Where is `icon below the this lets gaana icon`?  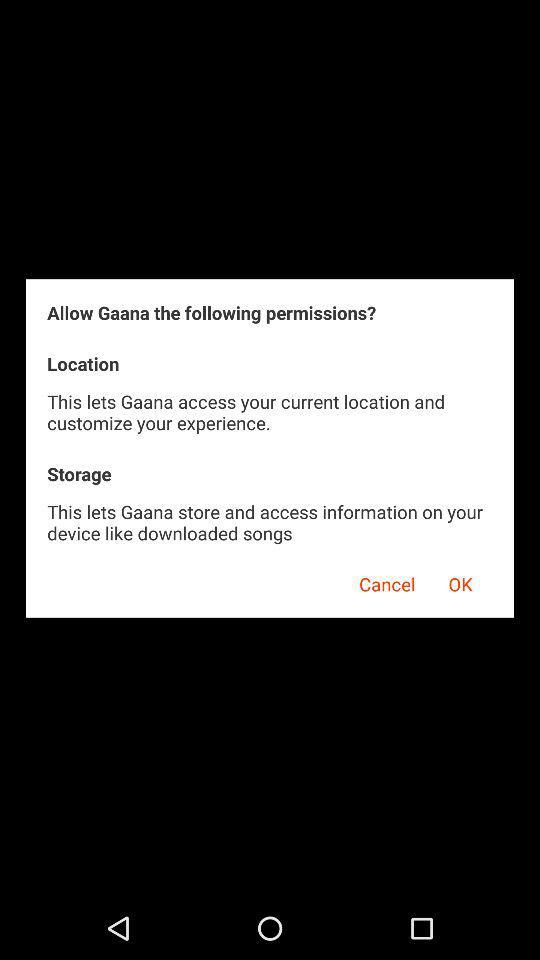 icon below the this lets gaana icon is located at coordinates (460, 581).